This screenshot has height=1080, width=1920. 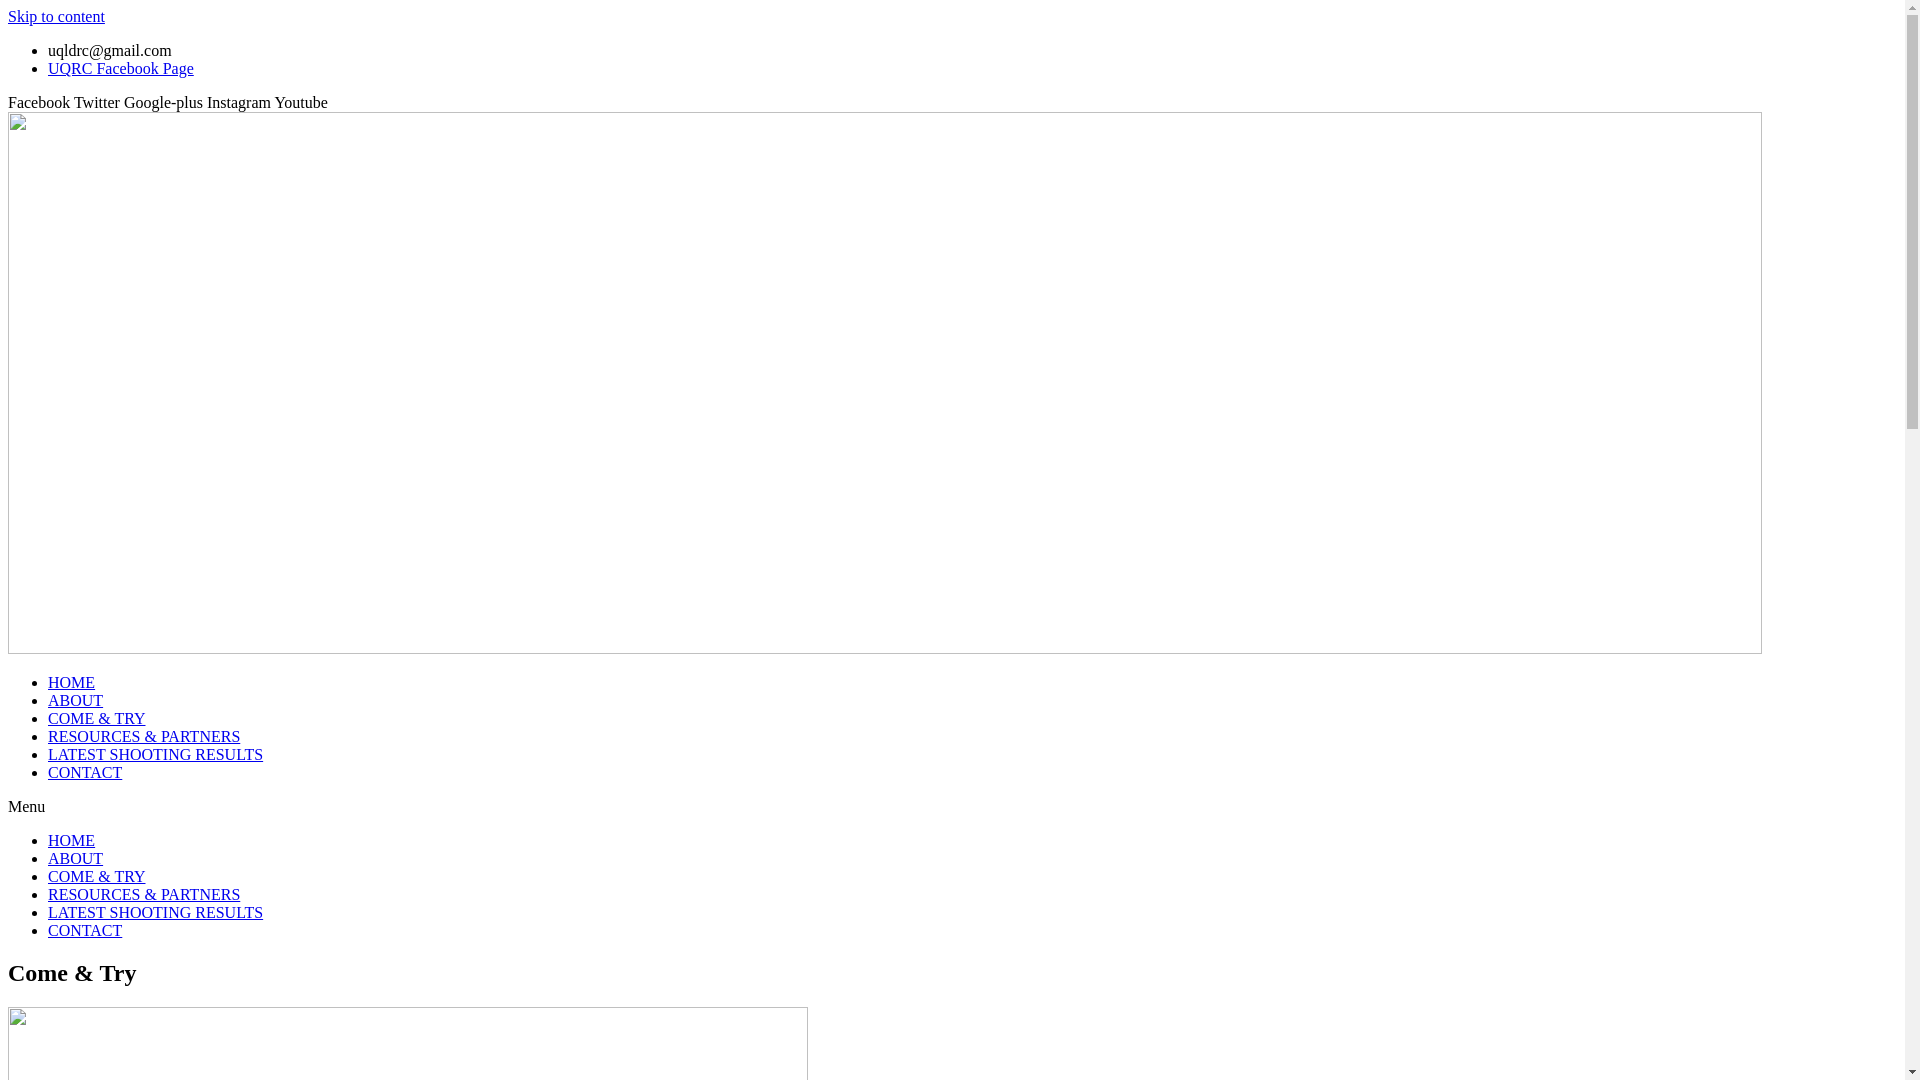 What do you see at coordinates (95, 875) in the screenshot?
I see `'COME & TRY'` at bounding box center [95, 875].